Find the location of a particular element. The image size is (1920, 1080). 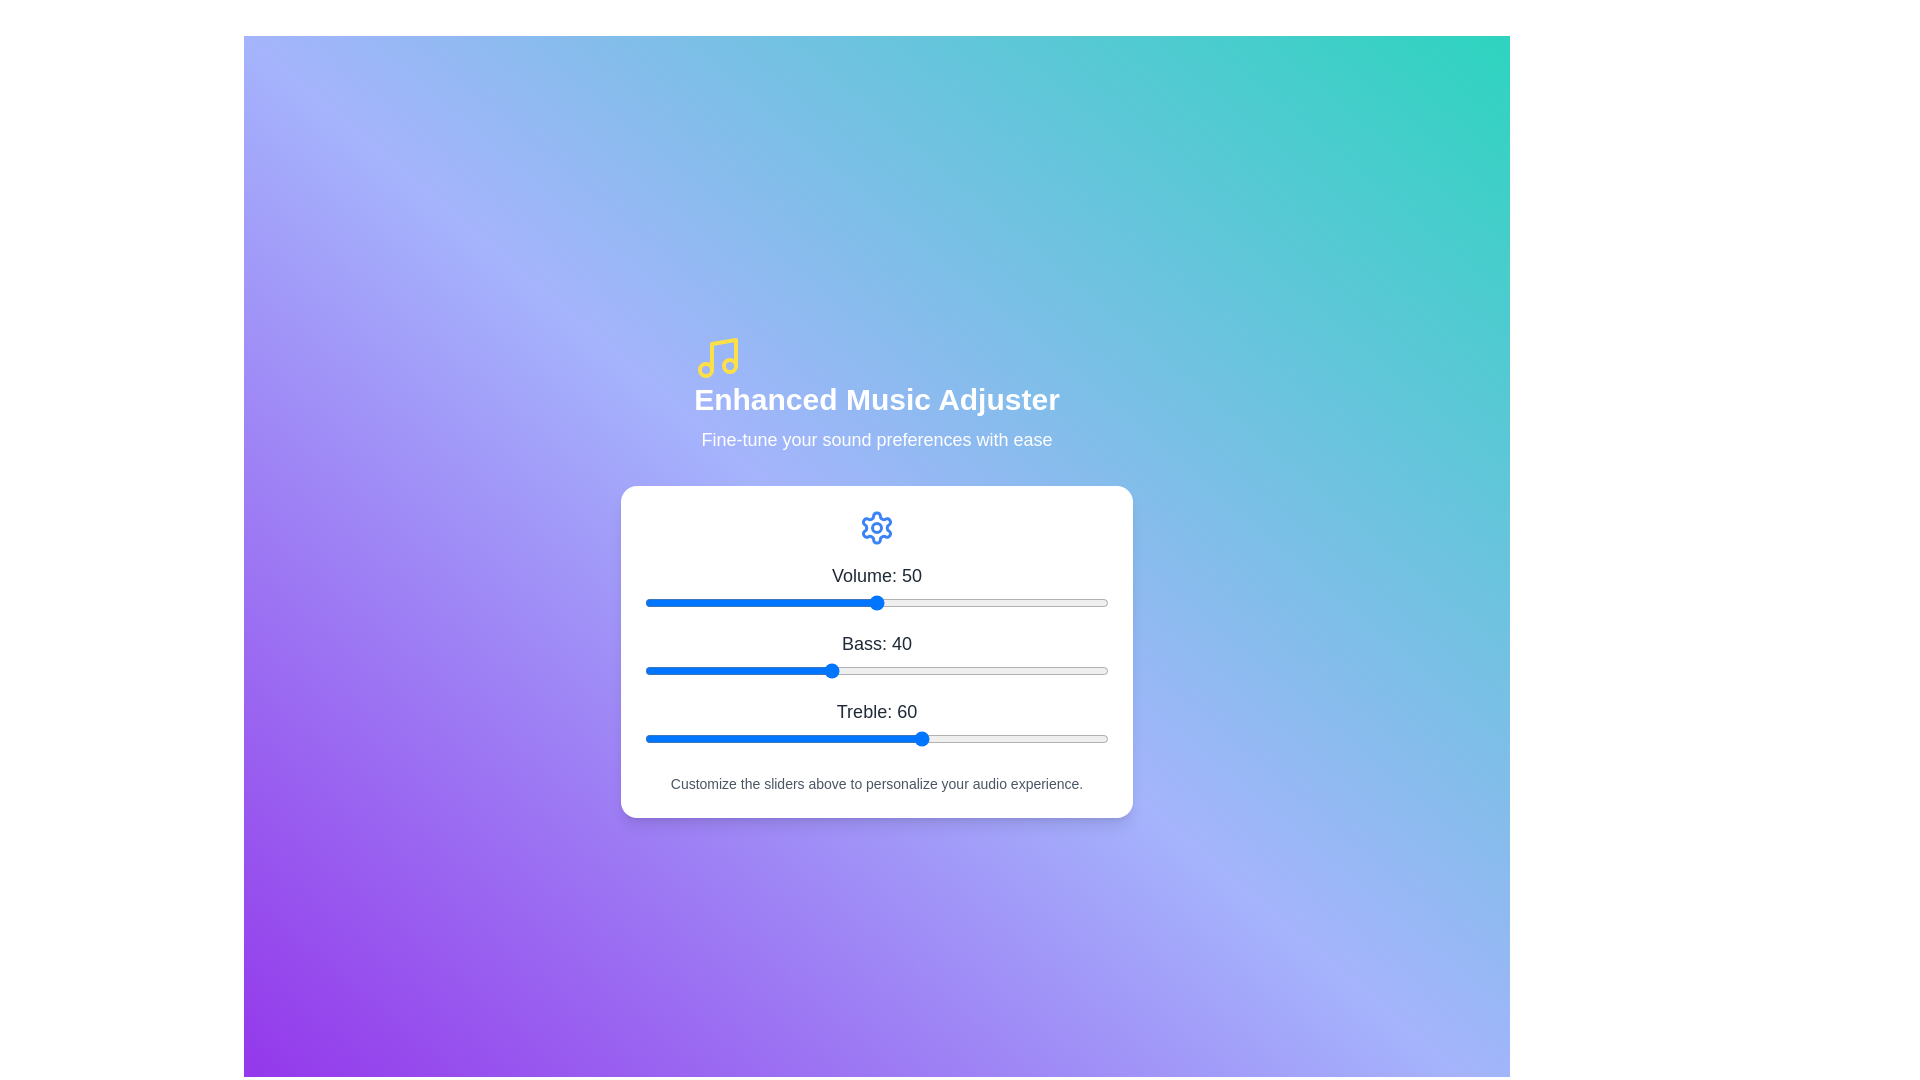

the gear icon in the center of the component is located at coordinates (877, 527).